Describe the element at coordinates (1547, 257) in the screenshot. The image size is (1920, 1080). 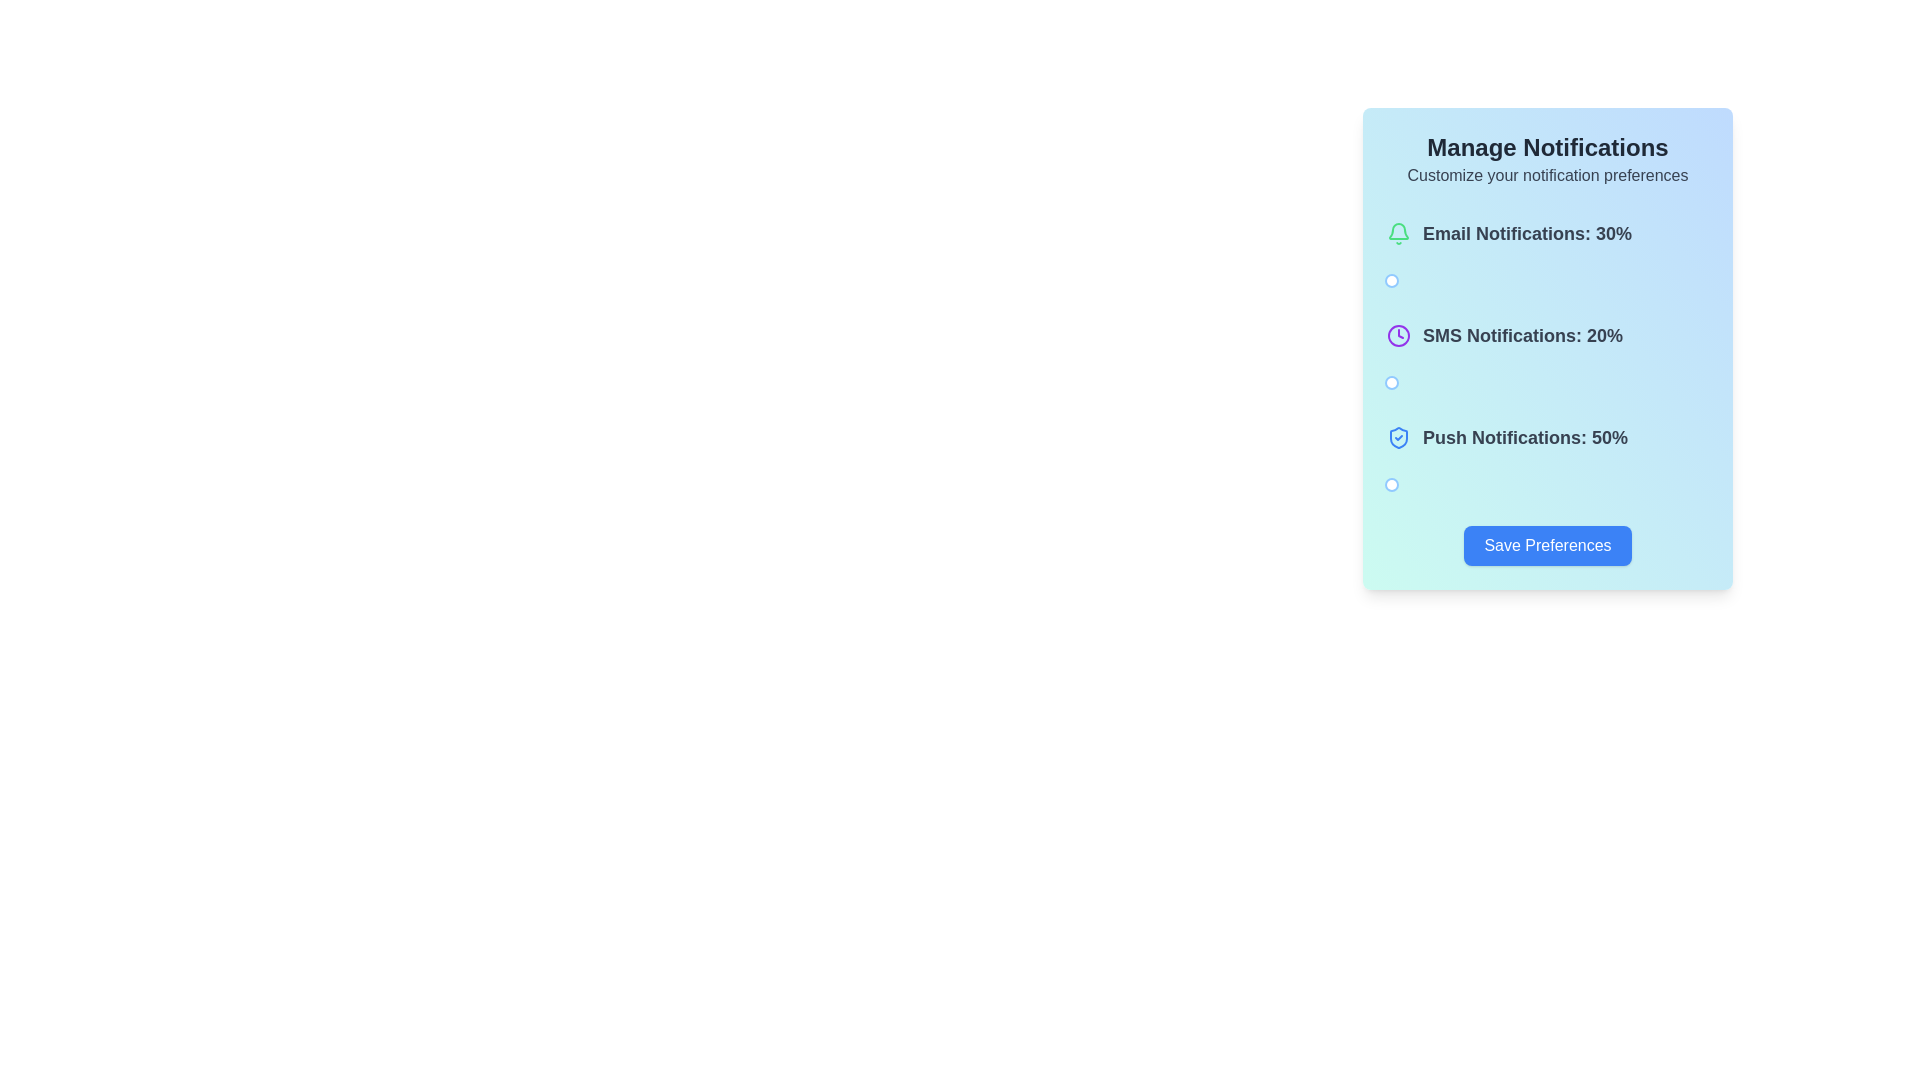
I see `the slider for email notifications, which is indicated by the text 'Email Notifications: 30%' next to a green bell icon` at that location.